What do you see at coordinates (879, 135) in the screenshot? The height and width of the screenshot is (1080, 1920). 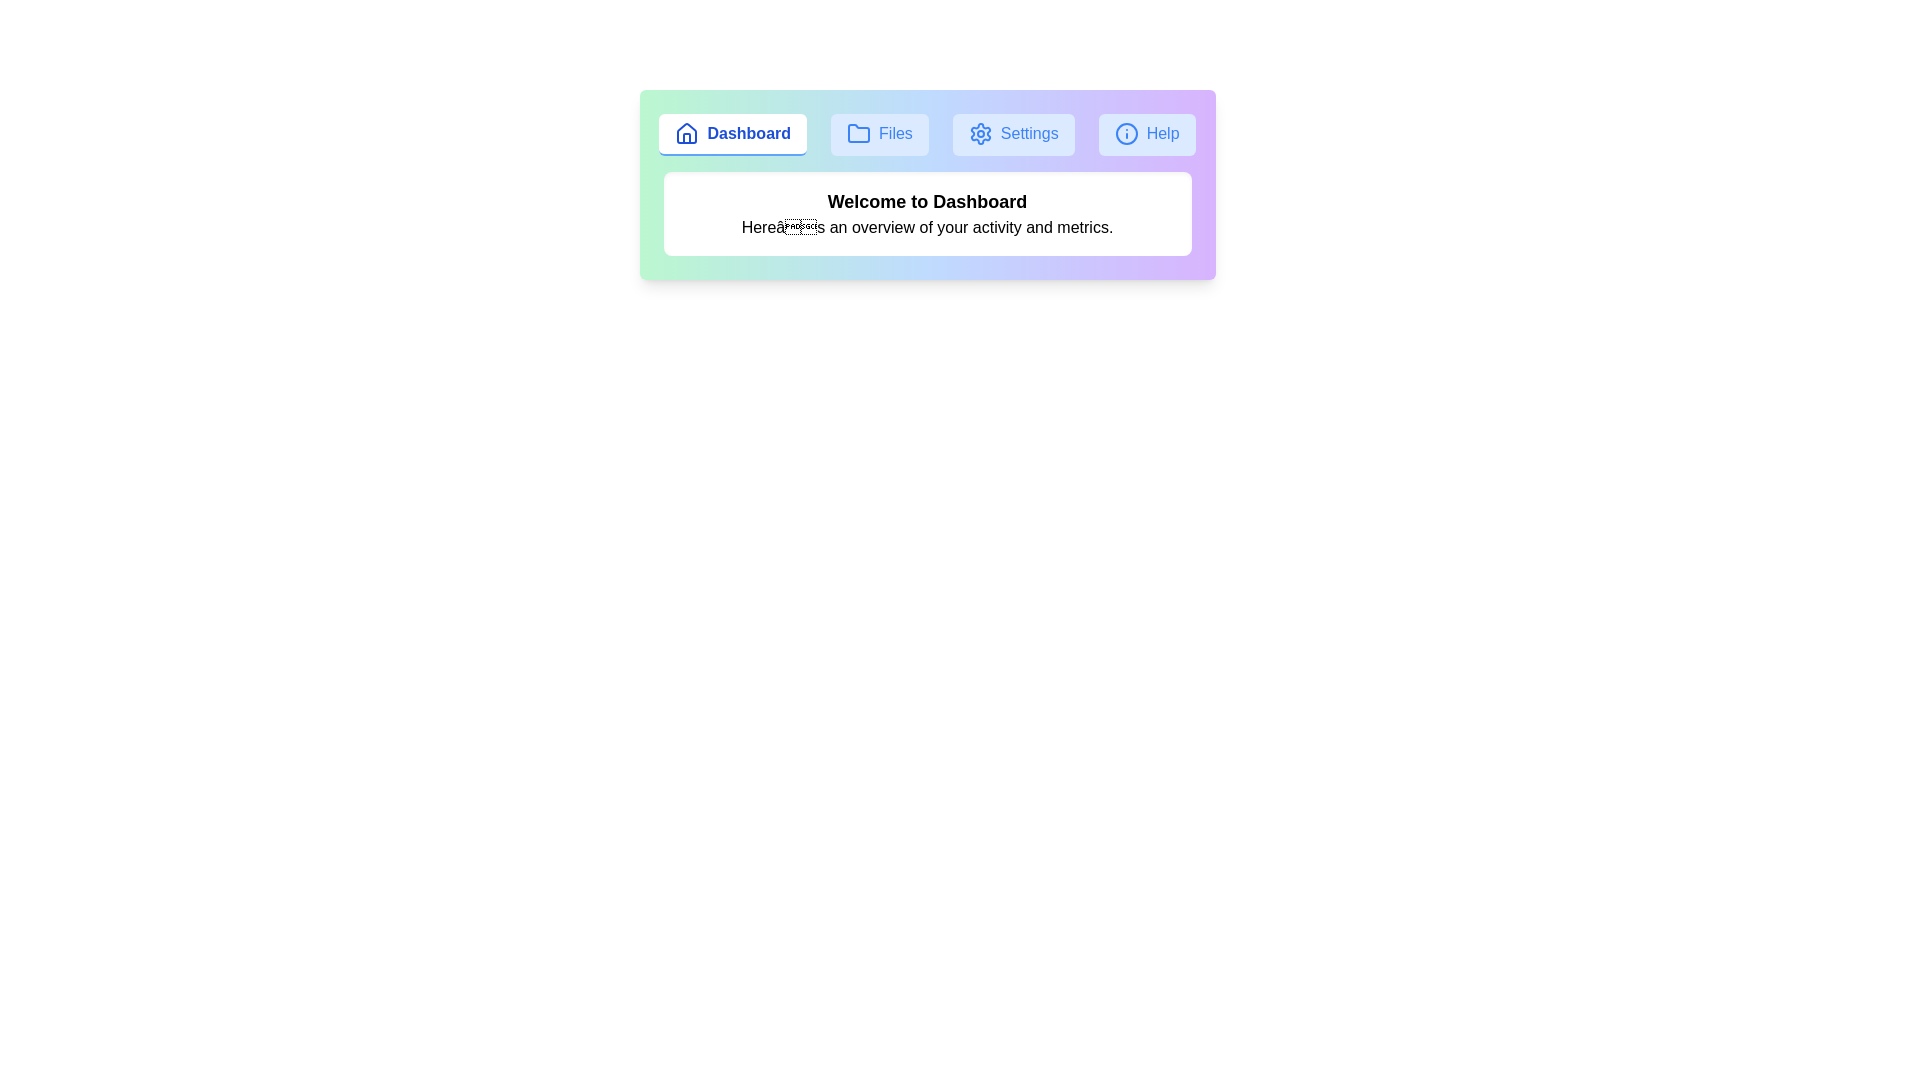 I see `the Files tab` at bounding box center [879, 135].